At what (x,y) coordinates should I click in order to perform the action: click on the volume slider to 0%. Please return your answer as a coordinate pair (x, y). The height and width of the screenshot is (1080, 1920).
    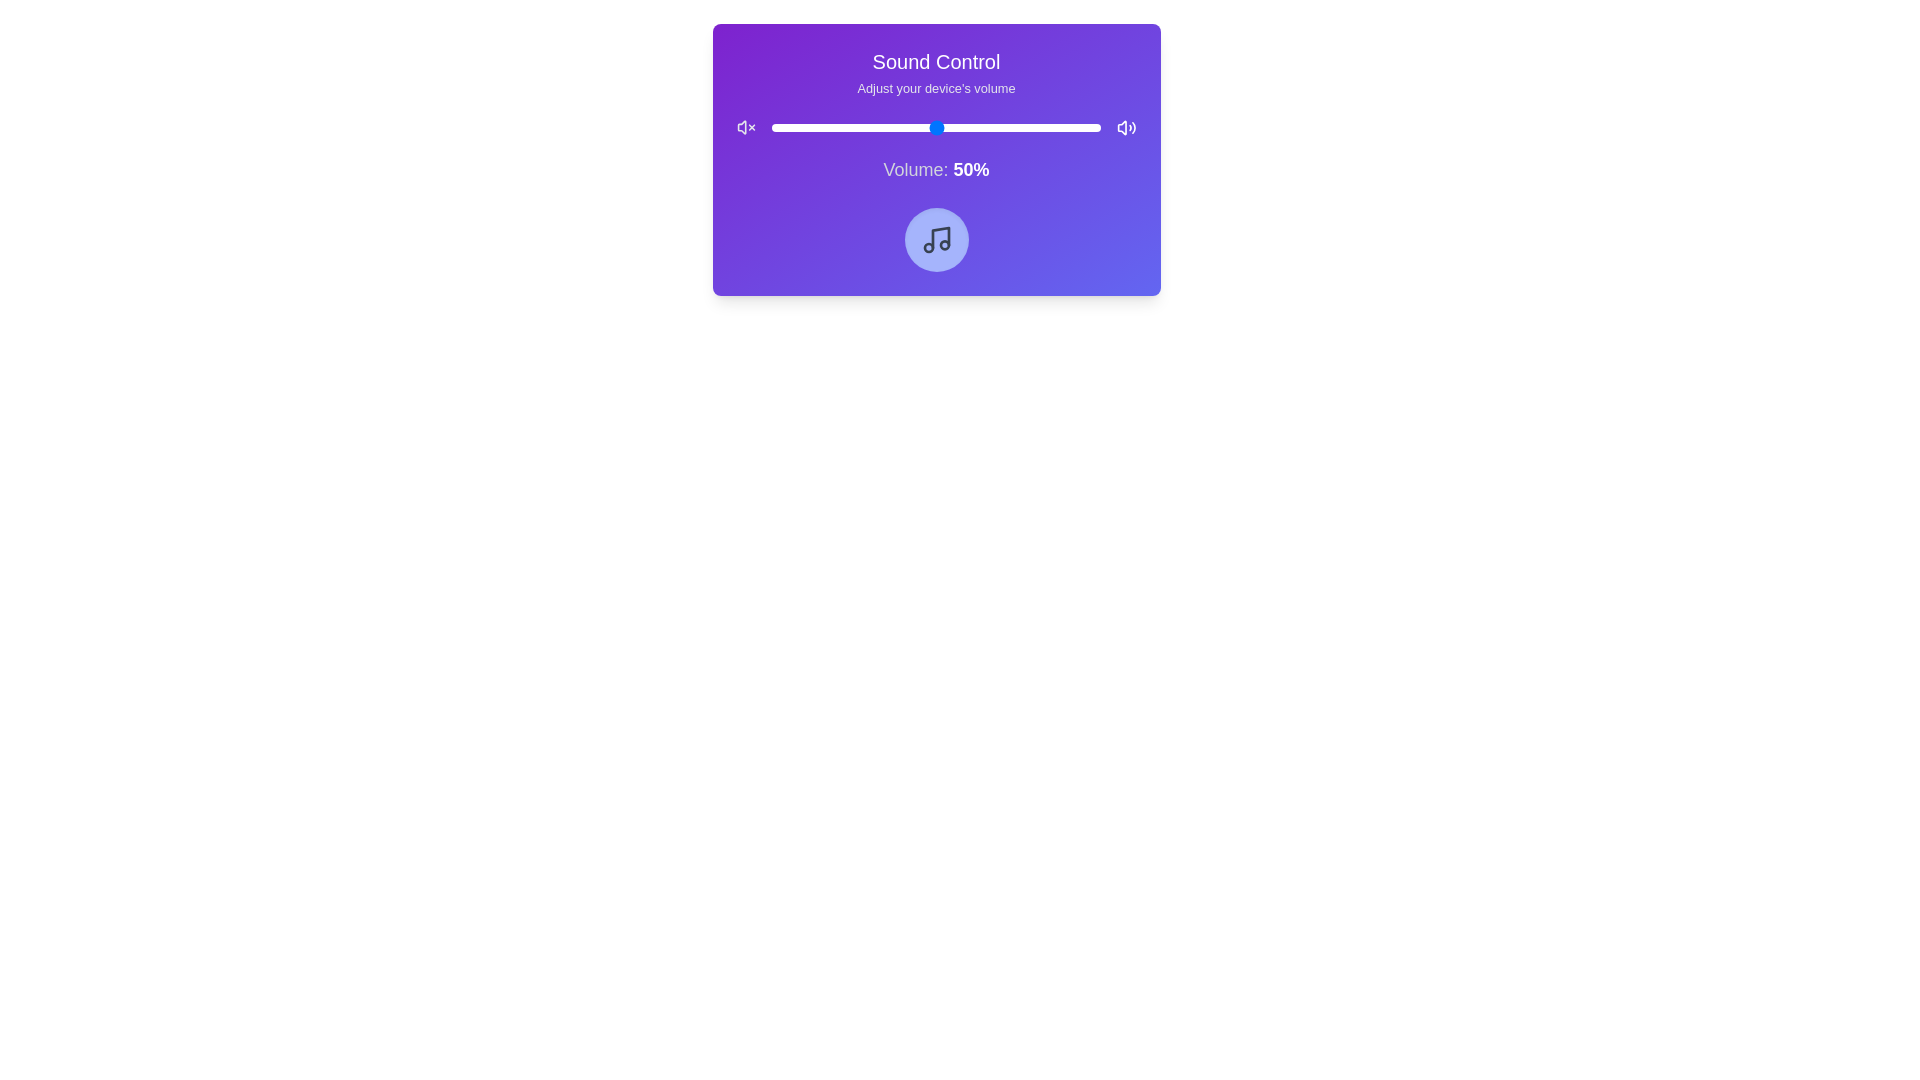
    Looking at the image, I should click on (771, 127).